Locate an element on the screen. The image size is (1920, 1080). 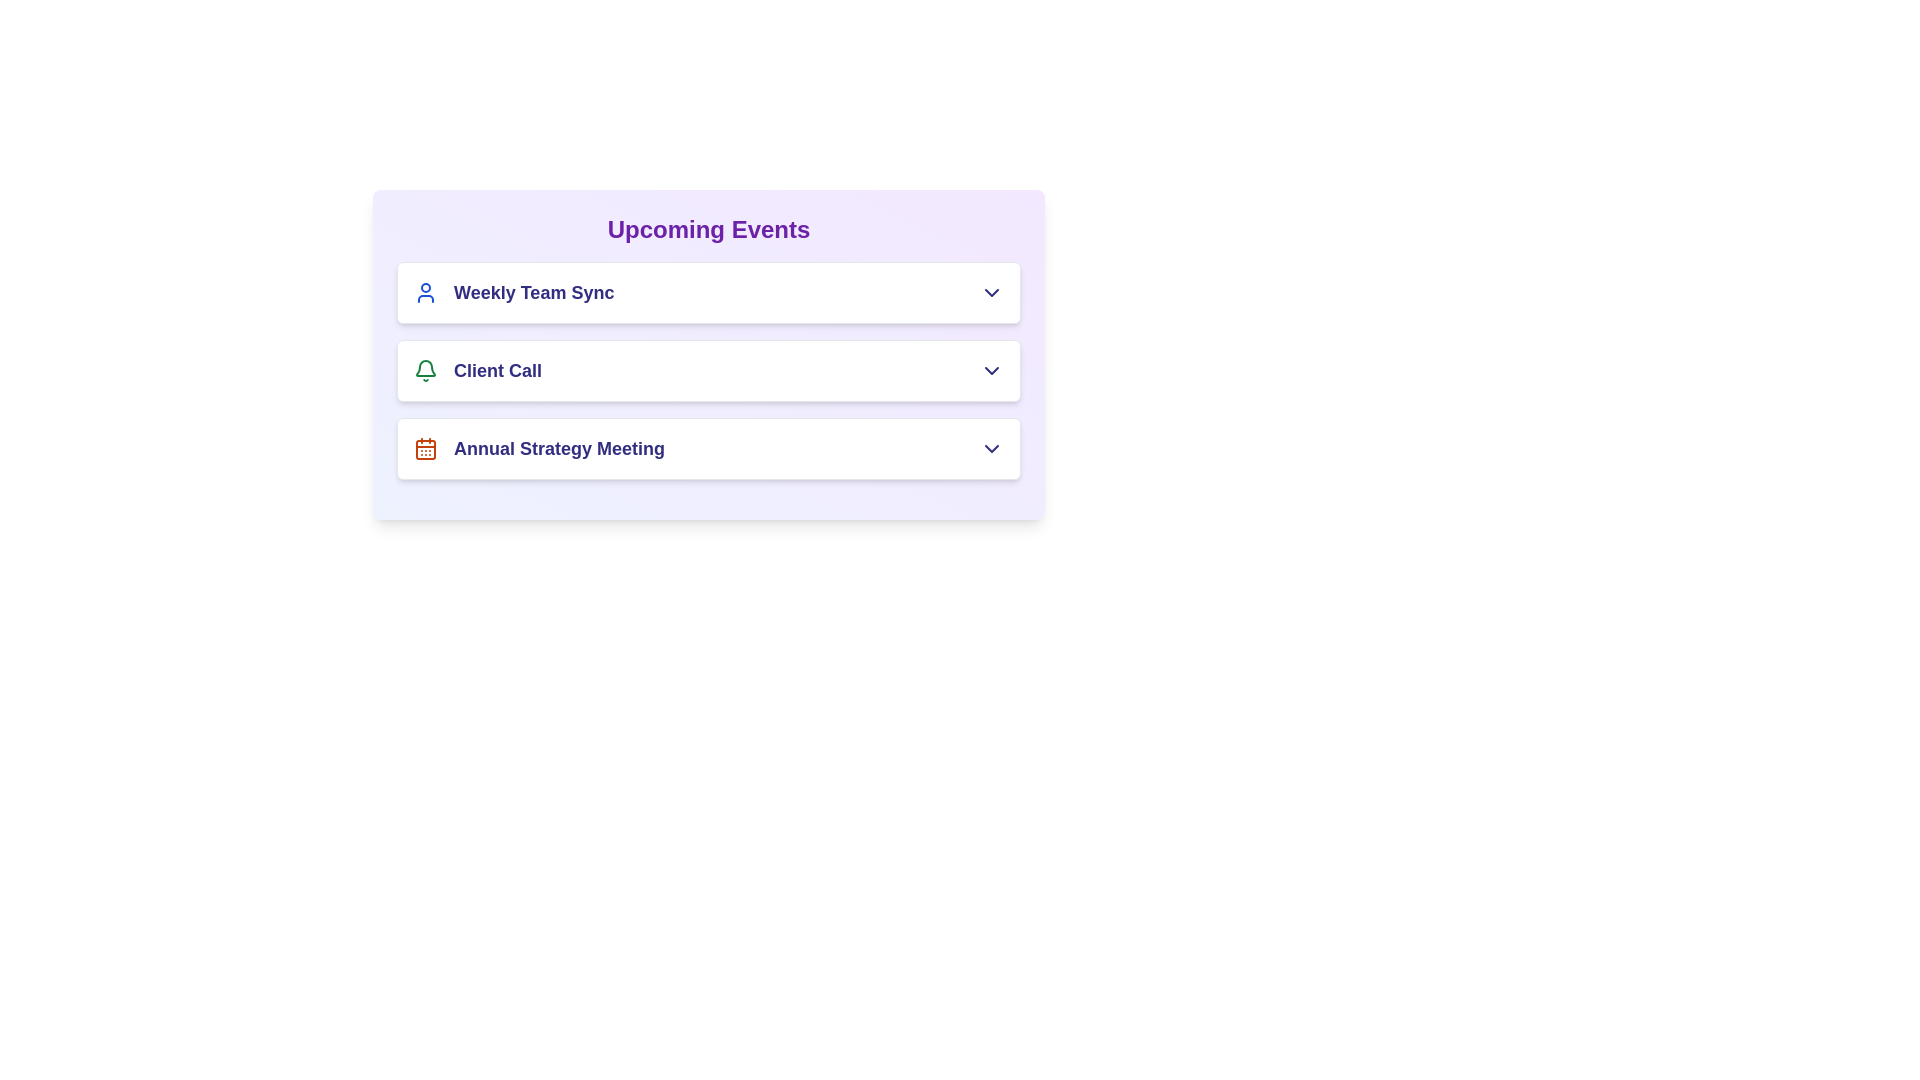
the interactive list item for the event titled 'Client Call' is located at coordinates (709, 370).